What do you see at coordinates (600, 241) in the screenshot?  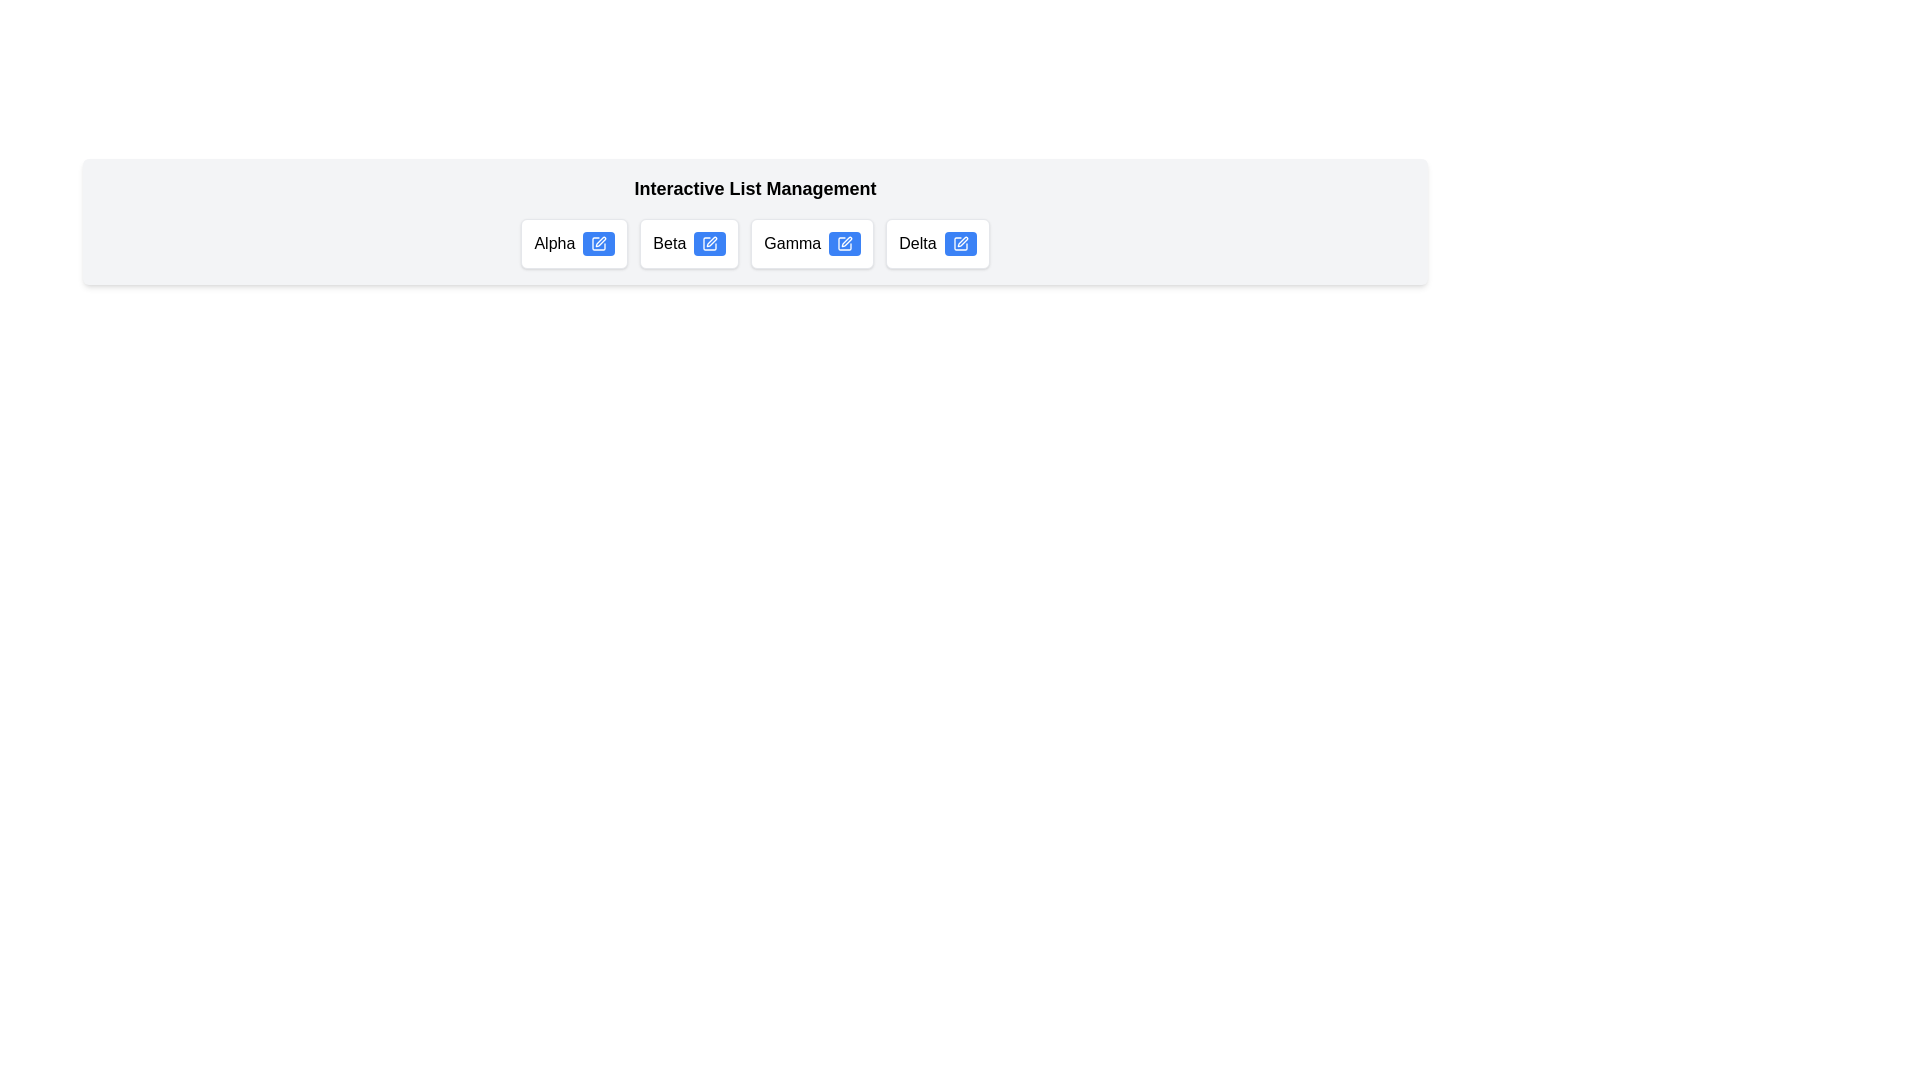 I see `the edit icon on the right side of the 'Alpha' button to initiate editing of the 'Alpha' entry` at bounding box center [600, 241].